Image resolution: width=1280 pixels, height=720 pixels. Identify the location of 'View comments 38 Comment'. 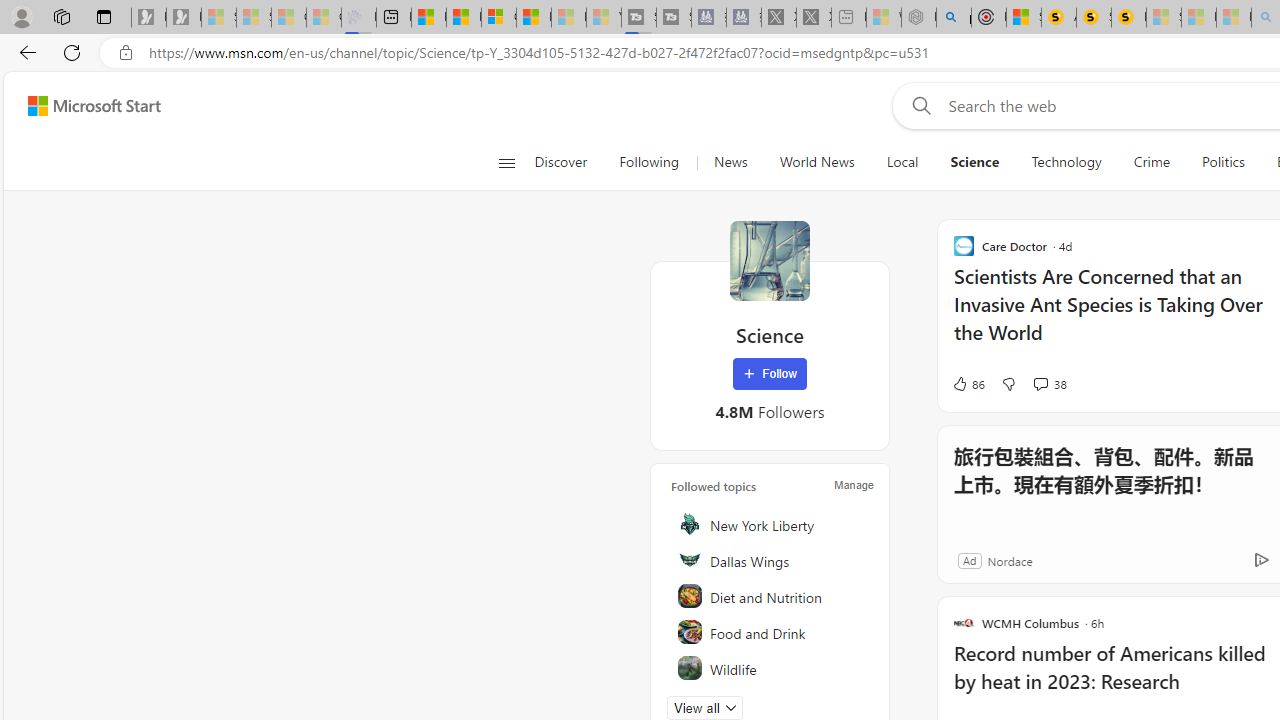
(1040, 383).